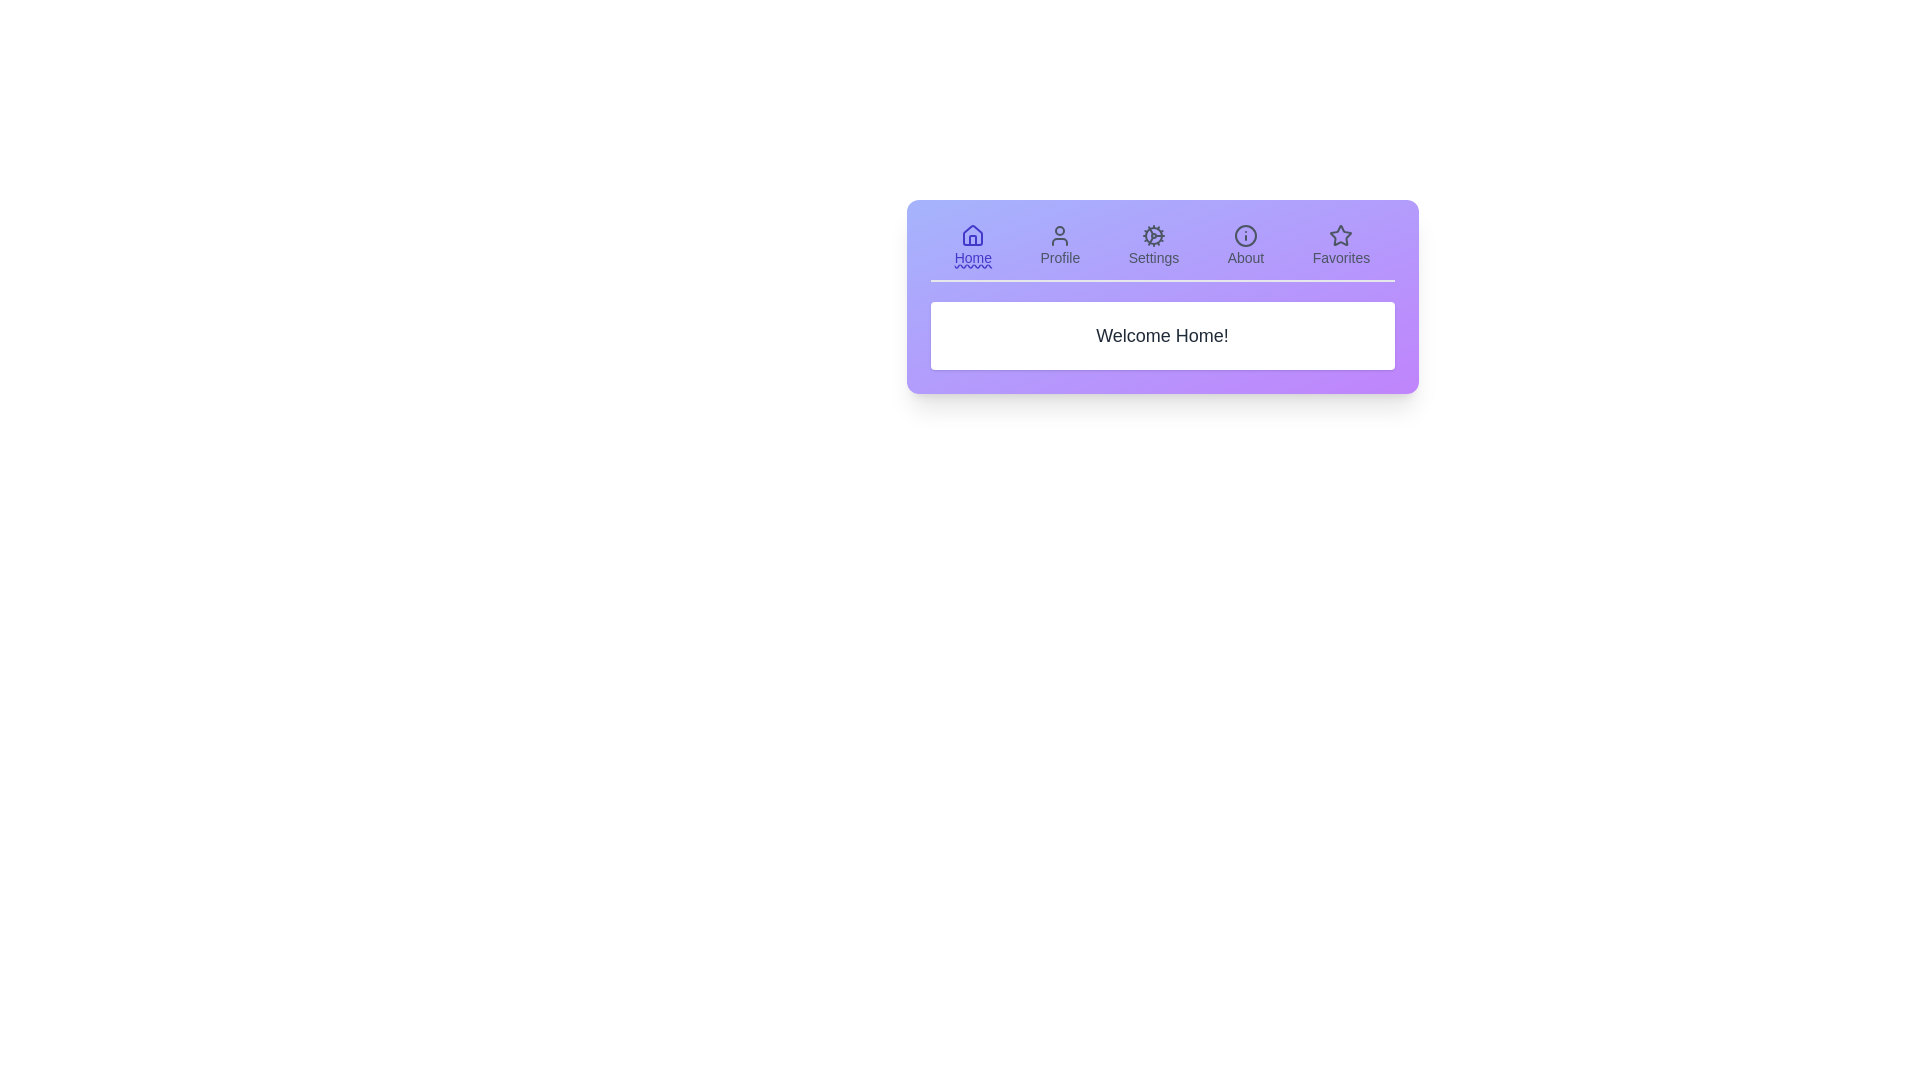  What do you see at coordinates (1245, 245) in the screenshot?
I see `the tab labeled About to switch to it` at bounding box center [1245, 245].